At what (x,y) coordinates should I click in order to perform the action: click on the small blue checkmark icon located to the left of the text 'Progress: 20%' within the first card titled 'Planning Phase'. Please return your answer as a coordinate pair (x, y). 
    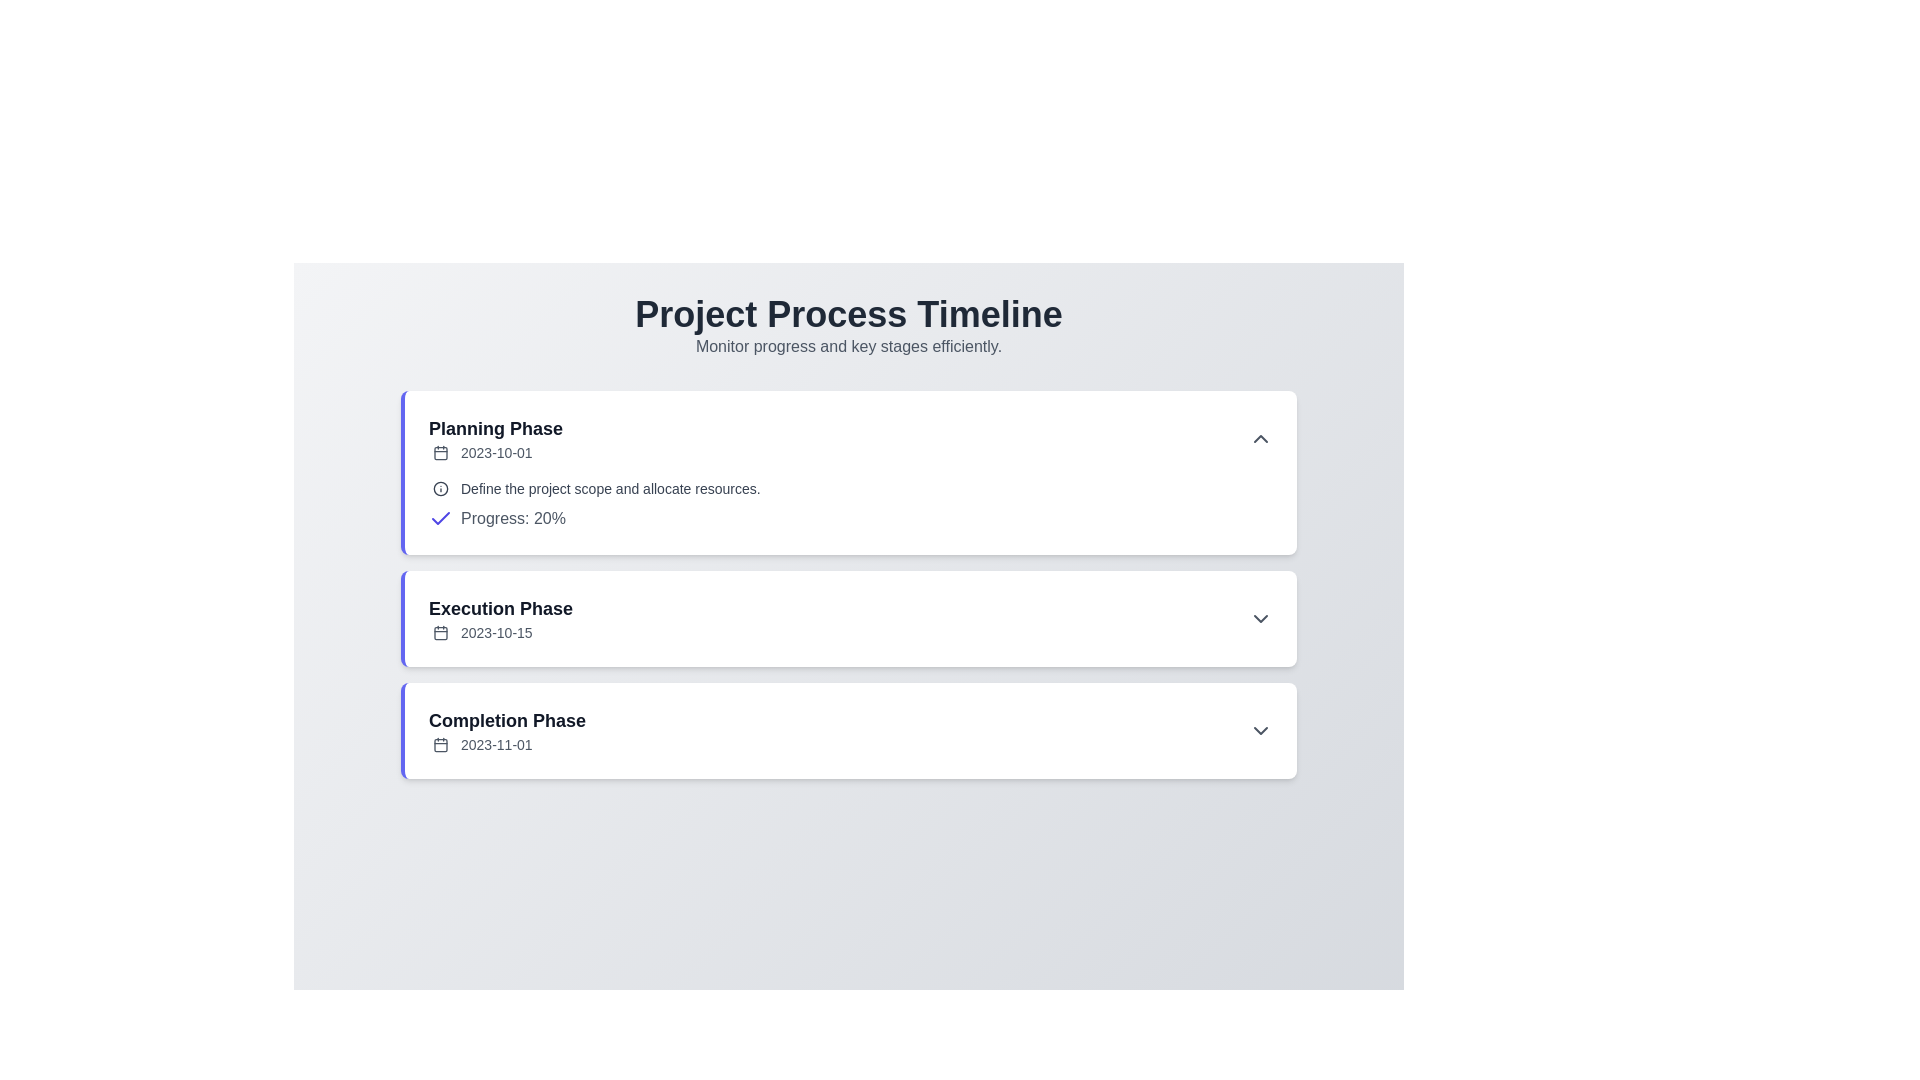
    Looking at the image, I should click on (440, 518).